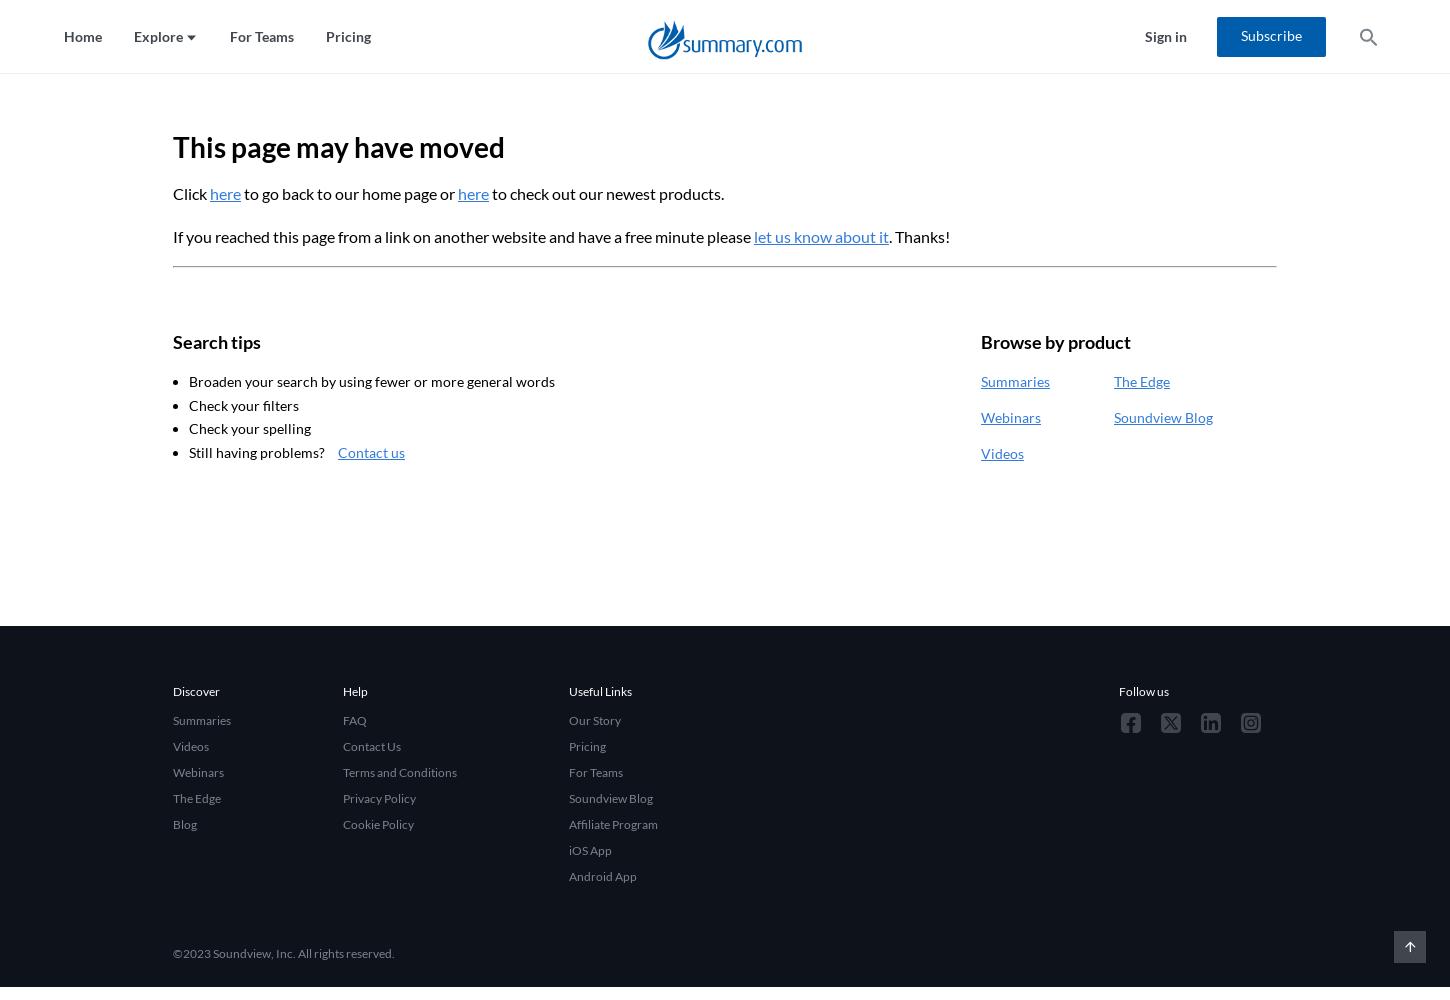 The width and height of the screenshot is (1450, 1000). Describe the element at coordinates (1015, 380) in the screenshot. I see `'Summaries'` at that location.